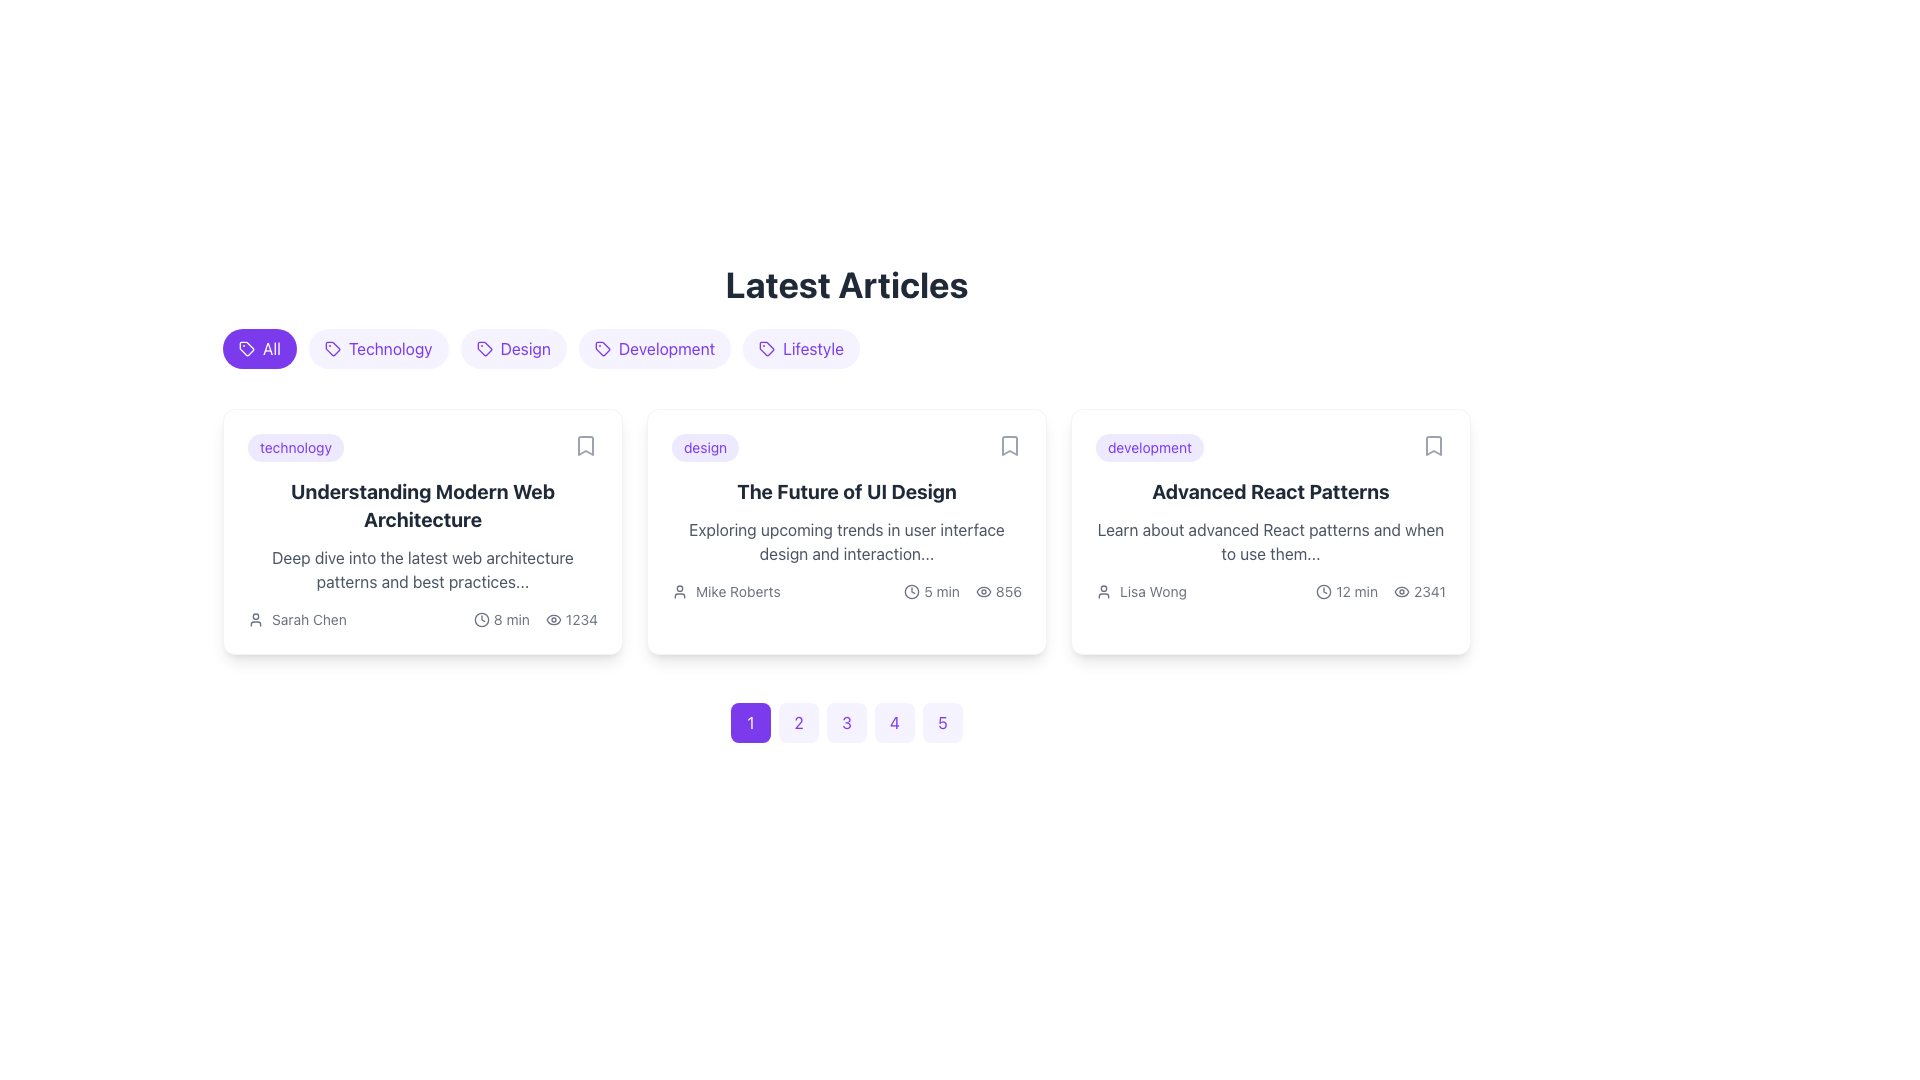 This screenshot has width=1920, height=1080. What do you see at coordinates (963, 590) in the screenshot?
I see `the clock and eye icons in the 'The Future of UI Design' card under the author's name 'Mike Roberts'` at bounding box center [963, 590].